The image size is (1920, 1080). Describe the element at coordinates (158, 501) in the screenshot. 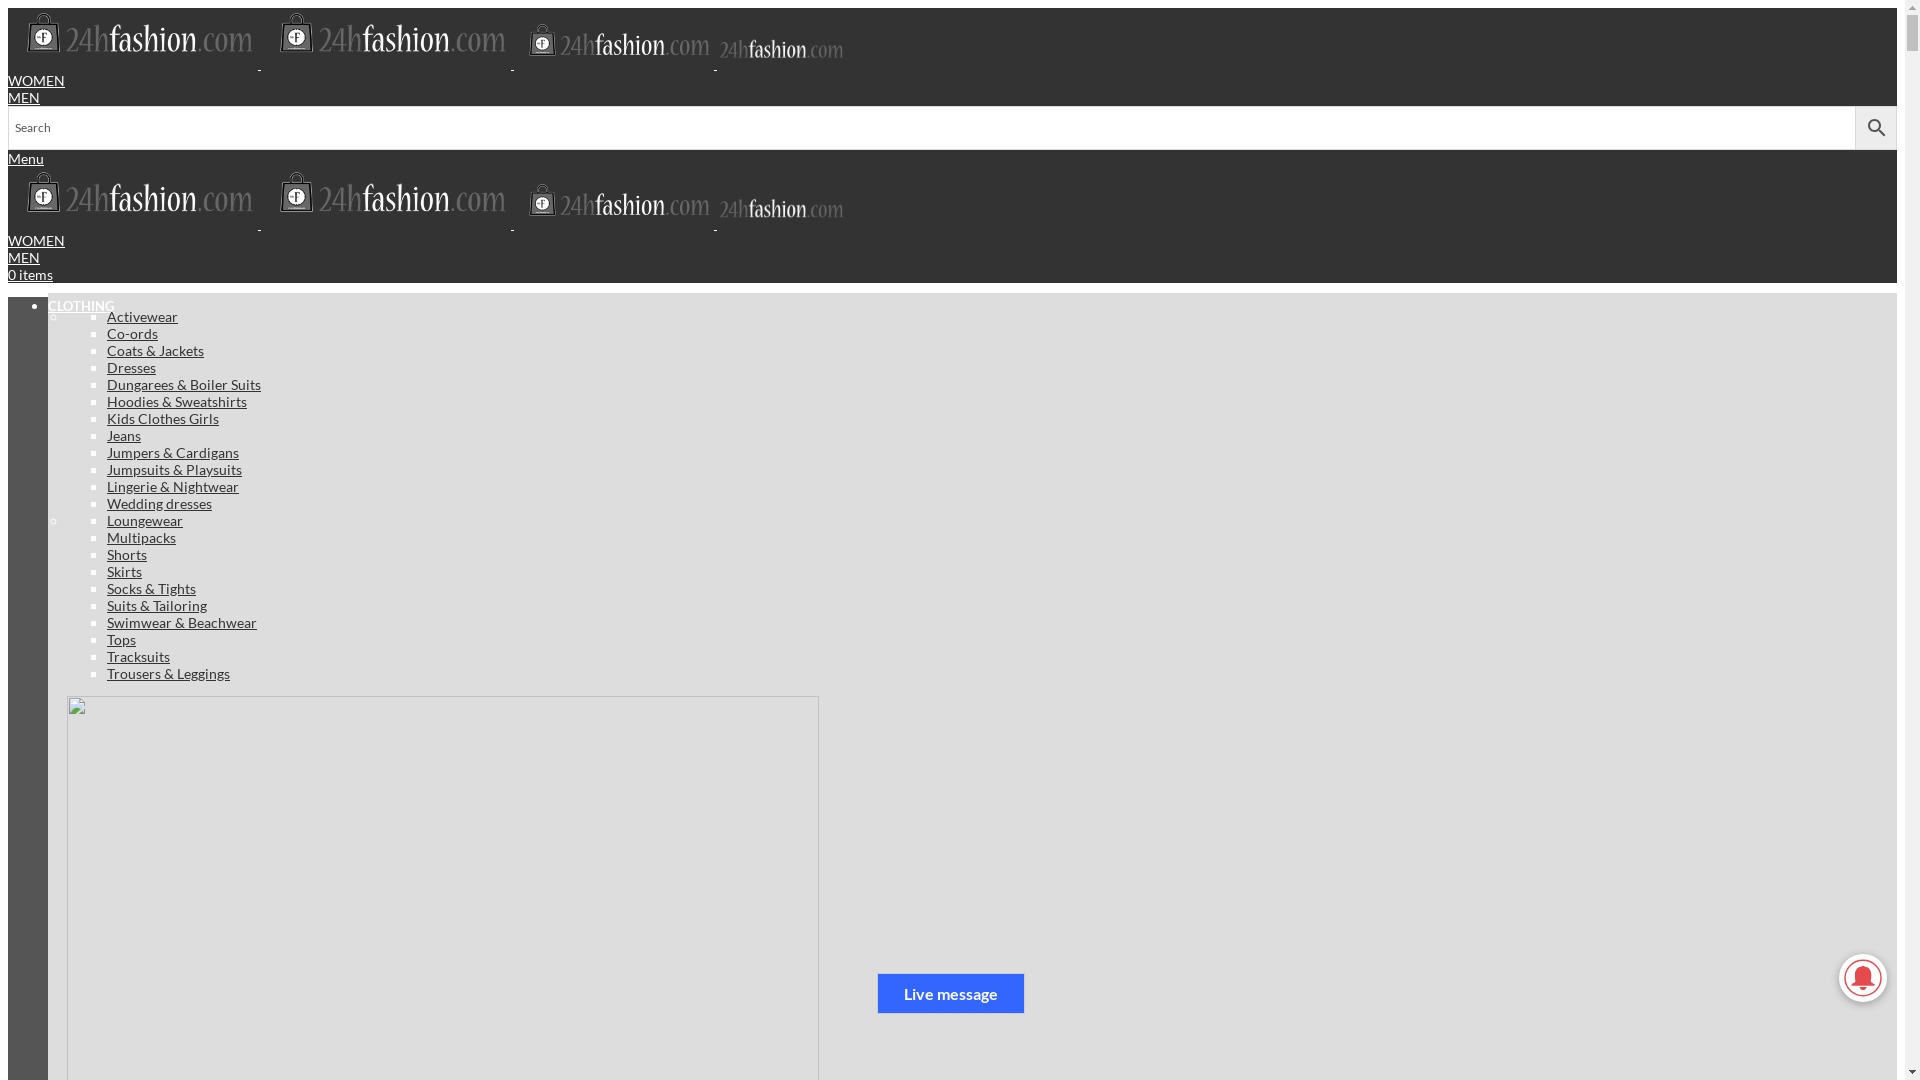

I see `'Wedding dresses'` at that location.